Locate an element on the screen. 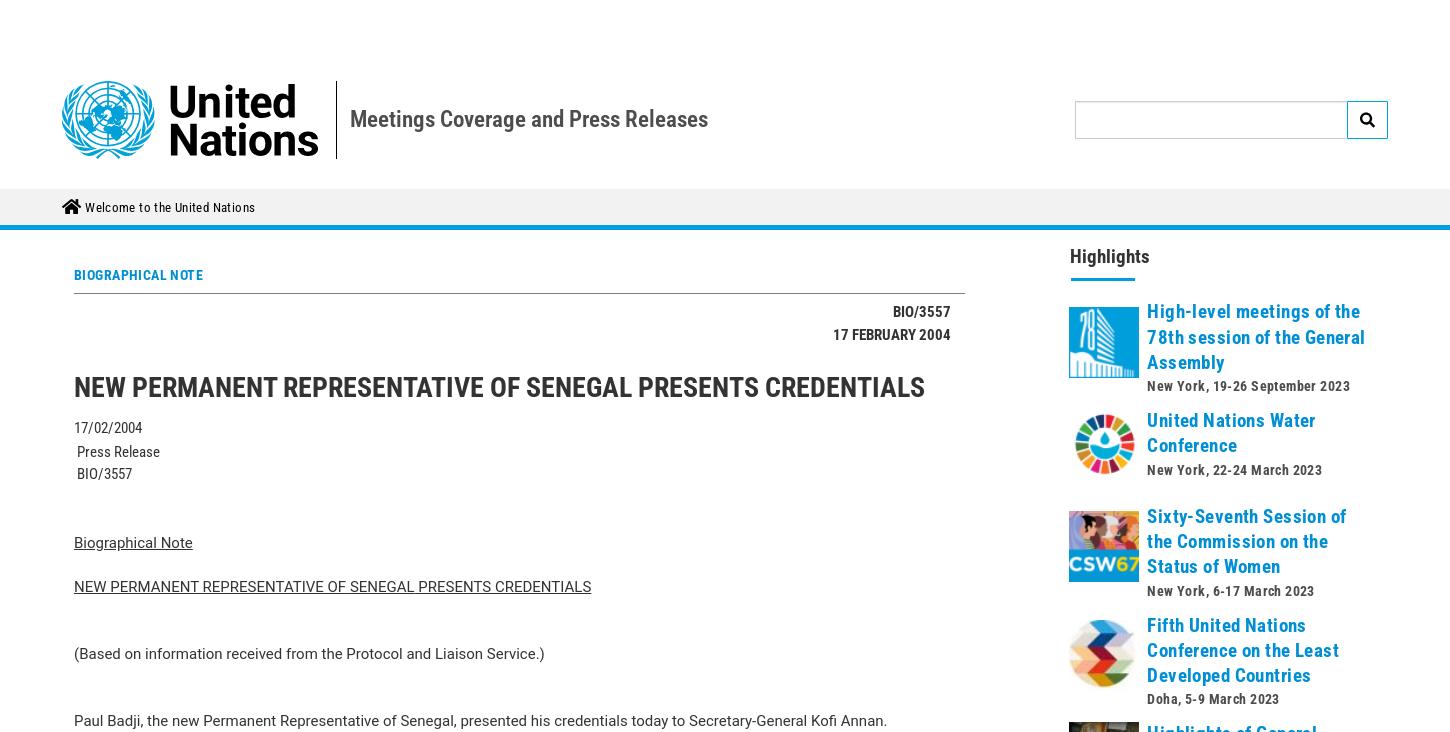 This screenshot has height=732, width=1450. 'Welcome to the United Nations' is located at coordinates (167, 16).